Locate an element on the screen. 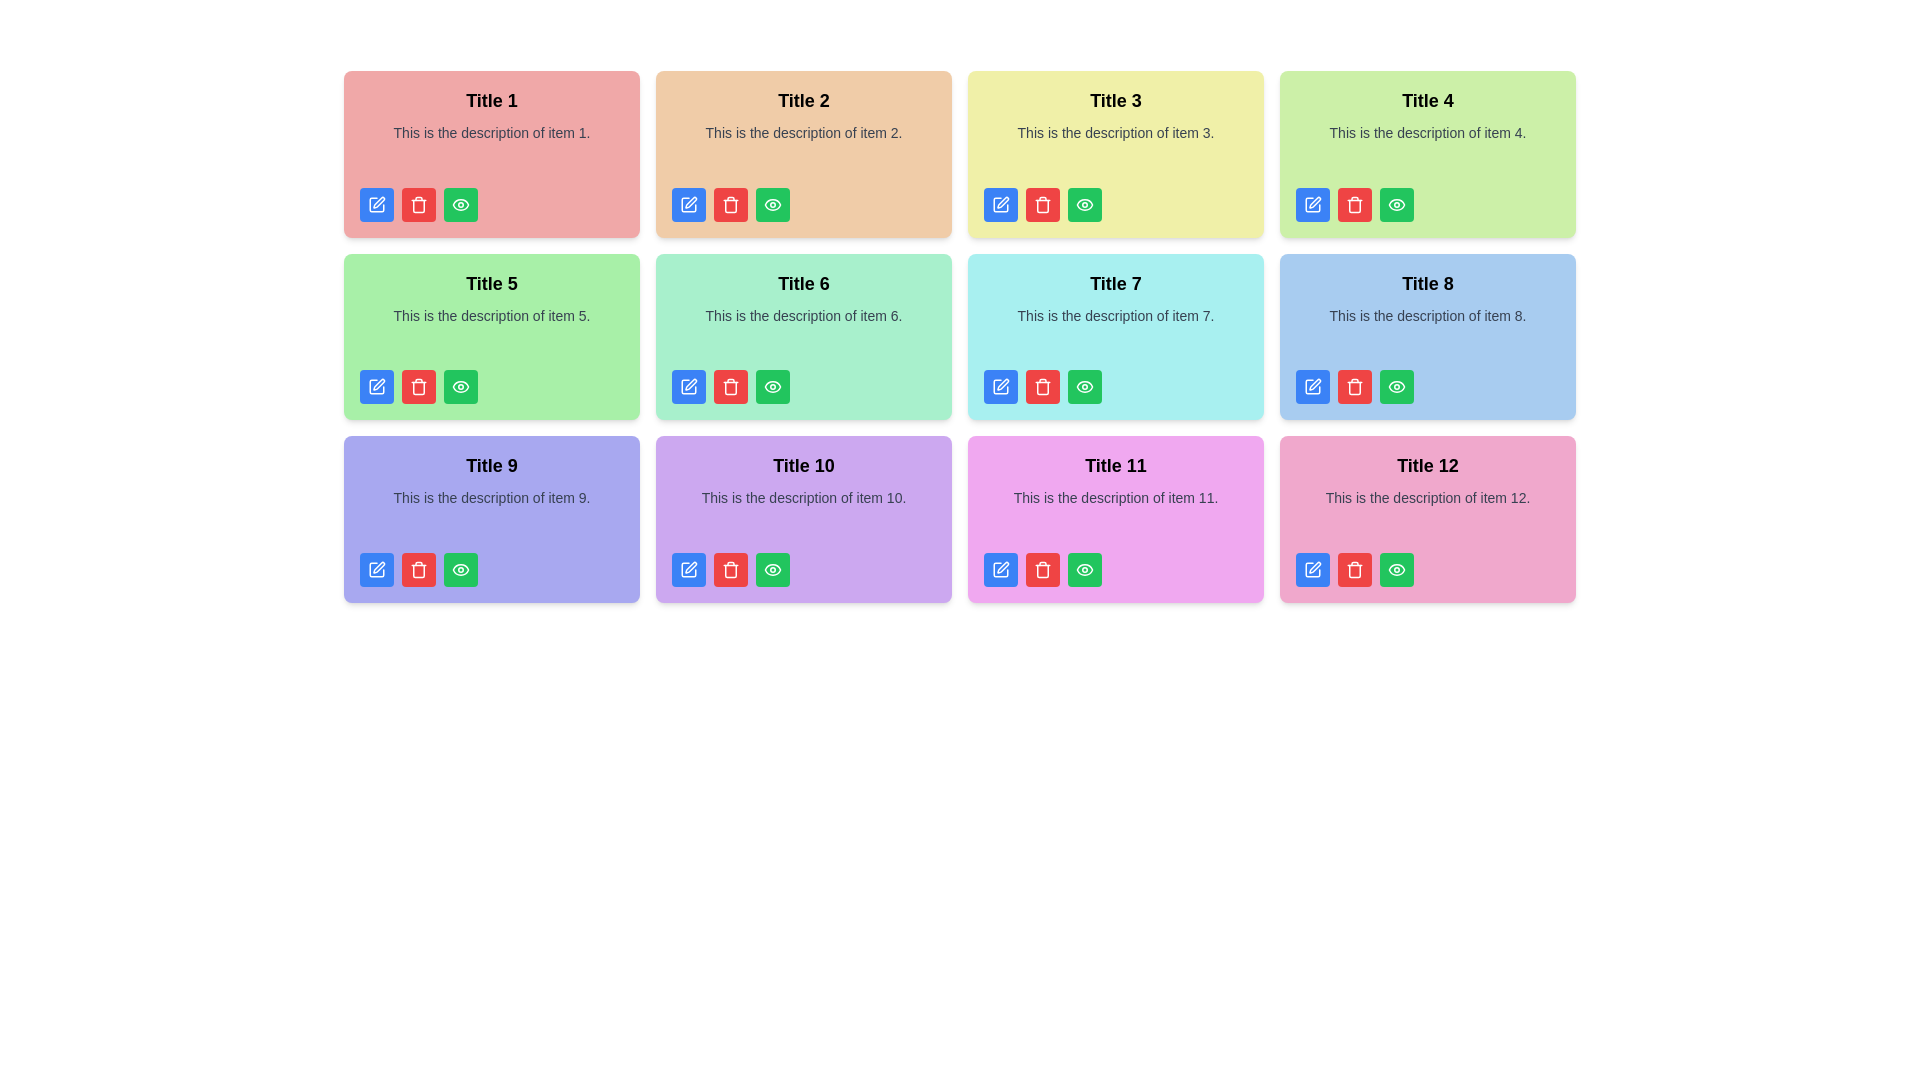  the group of buttons contained within the card titled 'Title 8', which is located at the bottom section of the card with a light blue background is located at coordinates (1427, 386).